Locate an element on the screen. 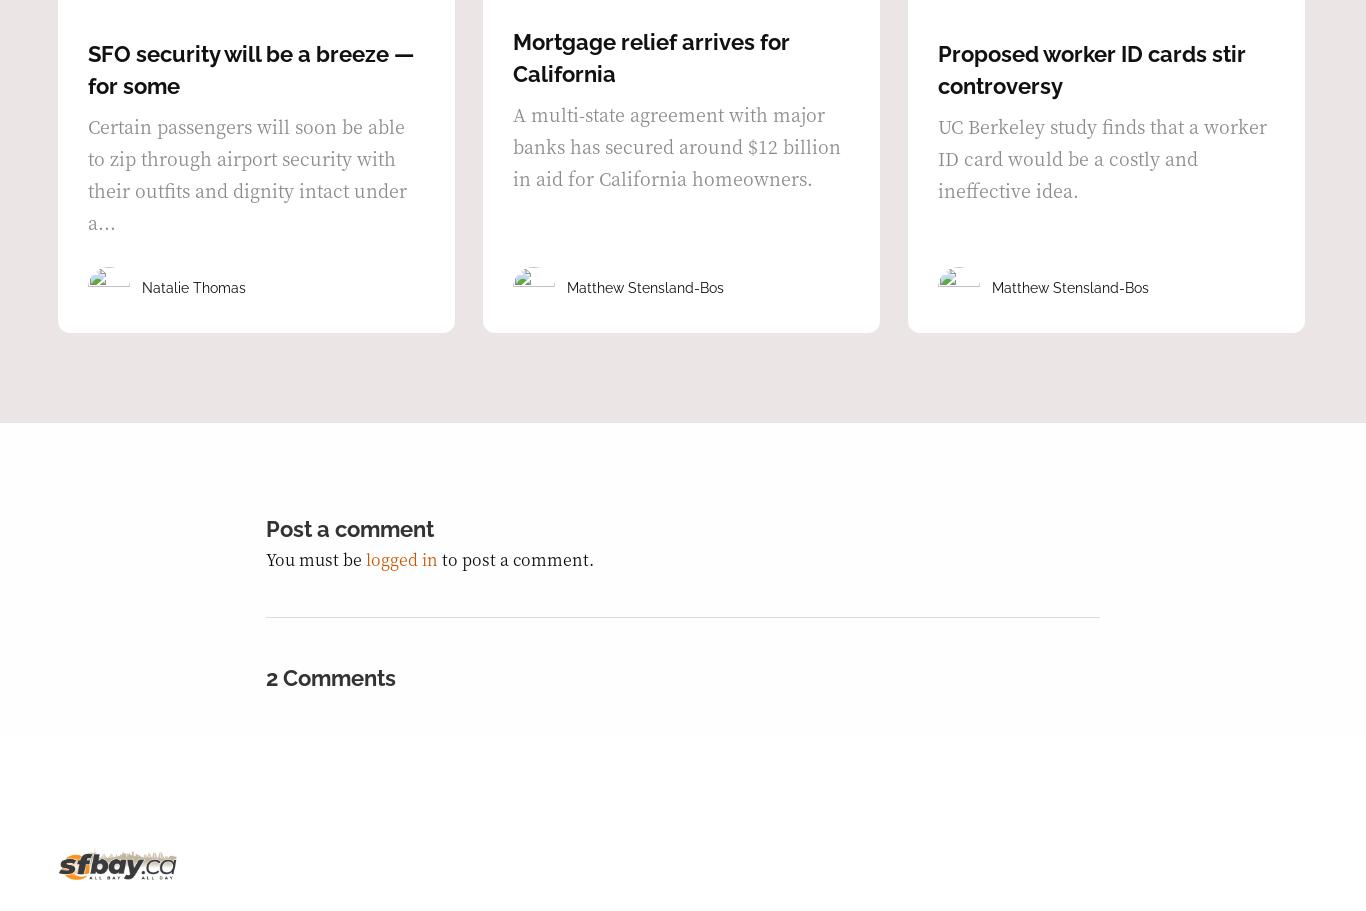 The width and height of the screenshot is (1366, 911). 'UC Berkeley study finds that a worker ID card would be a costly and ineffective idea.' is located at coordinates (1101, 157).